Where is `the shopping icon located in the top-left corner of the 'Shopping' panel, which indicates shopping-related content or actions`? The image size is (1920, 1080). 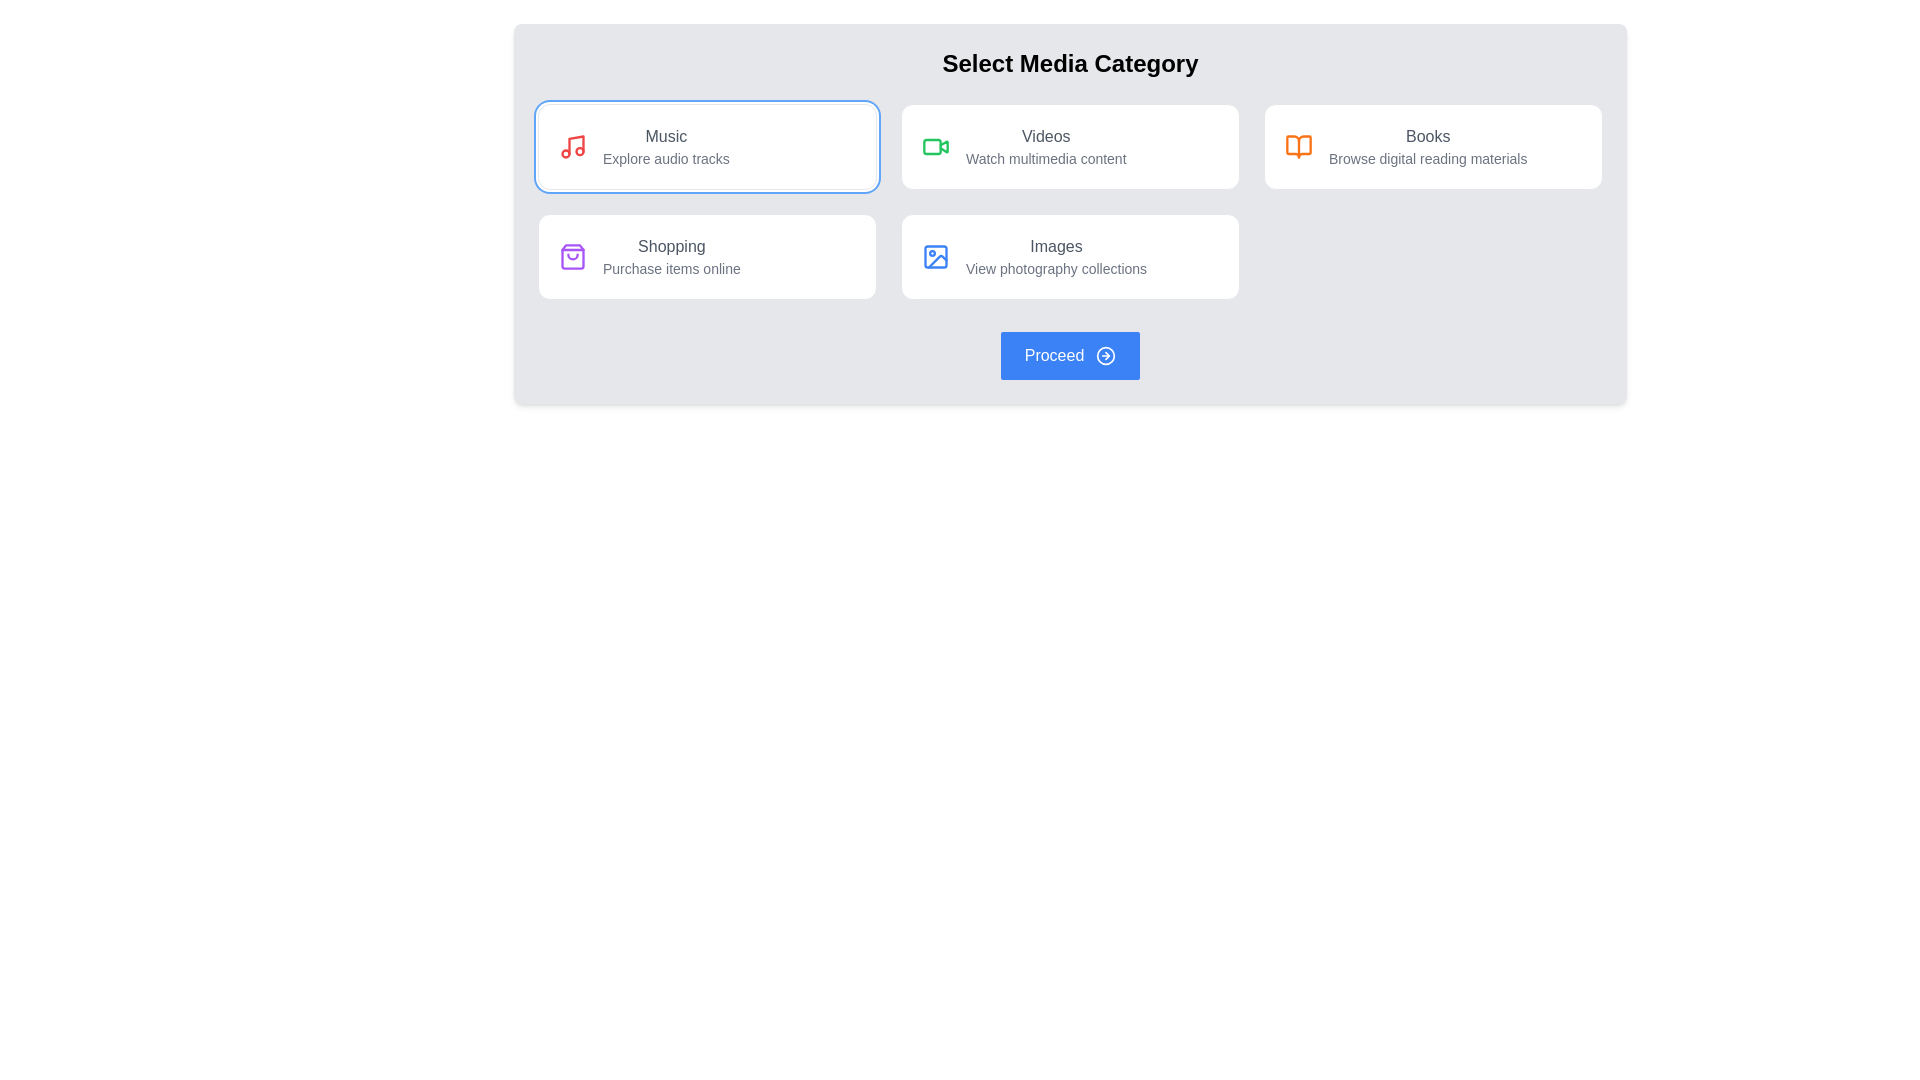 the shopping icon located in the top-left corner of the 'Shopping' panel, which indicates shopping-related content or actions is located at coordinates (571, 256).